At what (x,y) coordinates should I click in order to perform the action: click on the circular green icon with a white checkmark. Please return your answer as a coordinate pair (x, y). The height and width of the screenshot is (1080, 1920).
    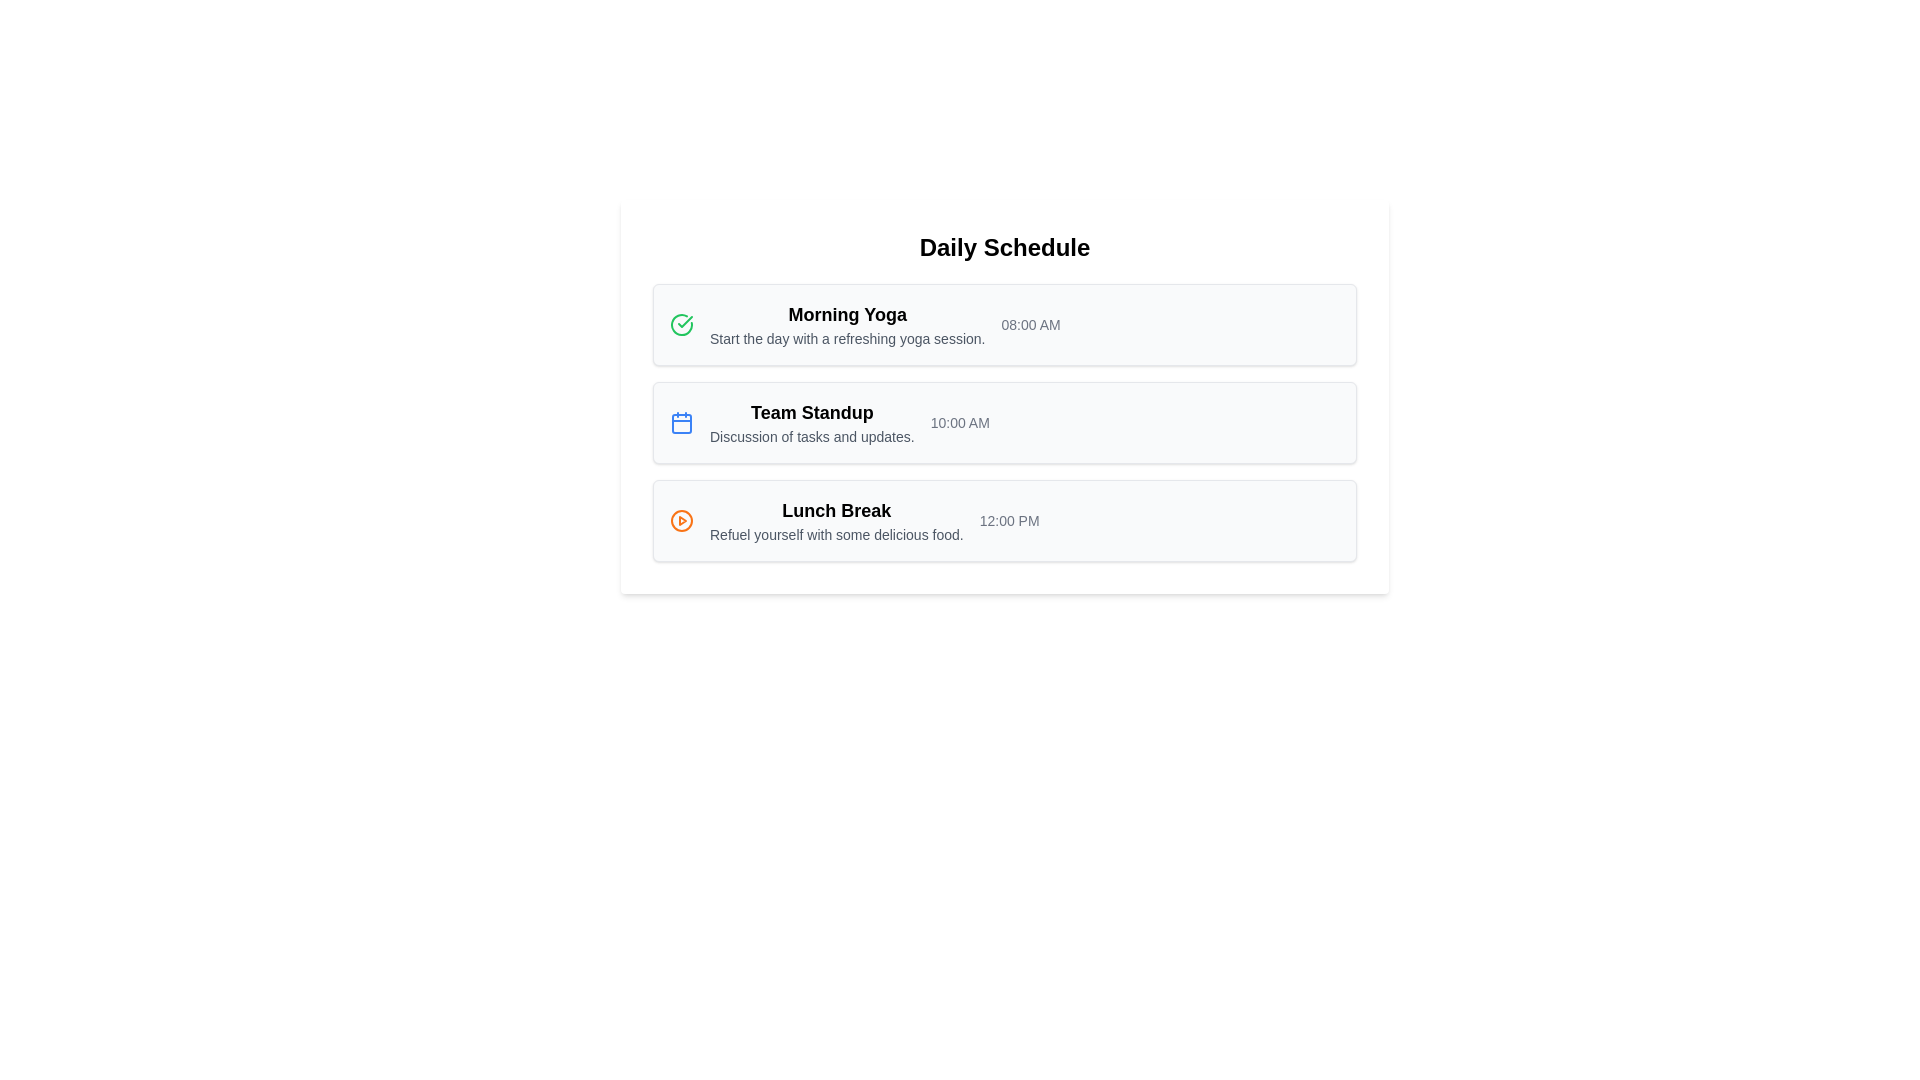
    Looking at the image, I should click on (681, 323).